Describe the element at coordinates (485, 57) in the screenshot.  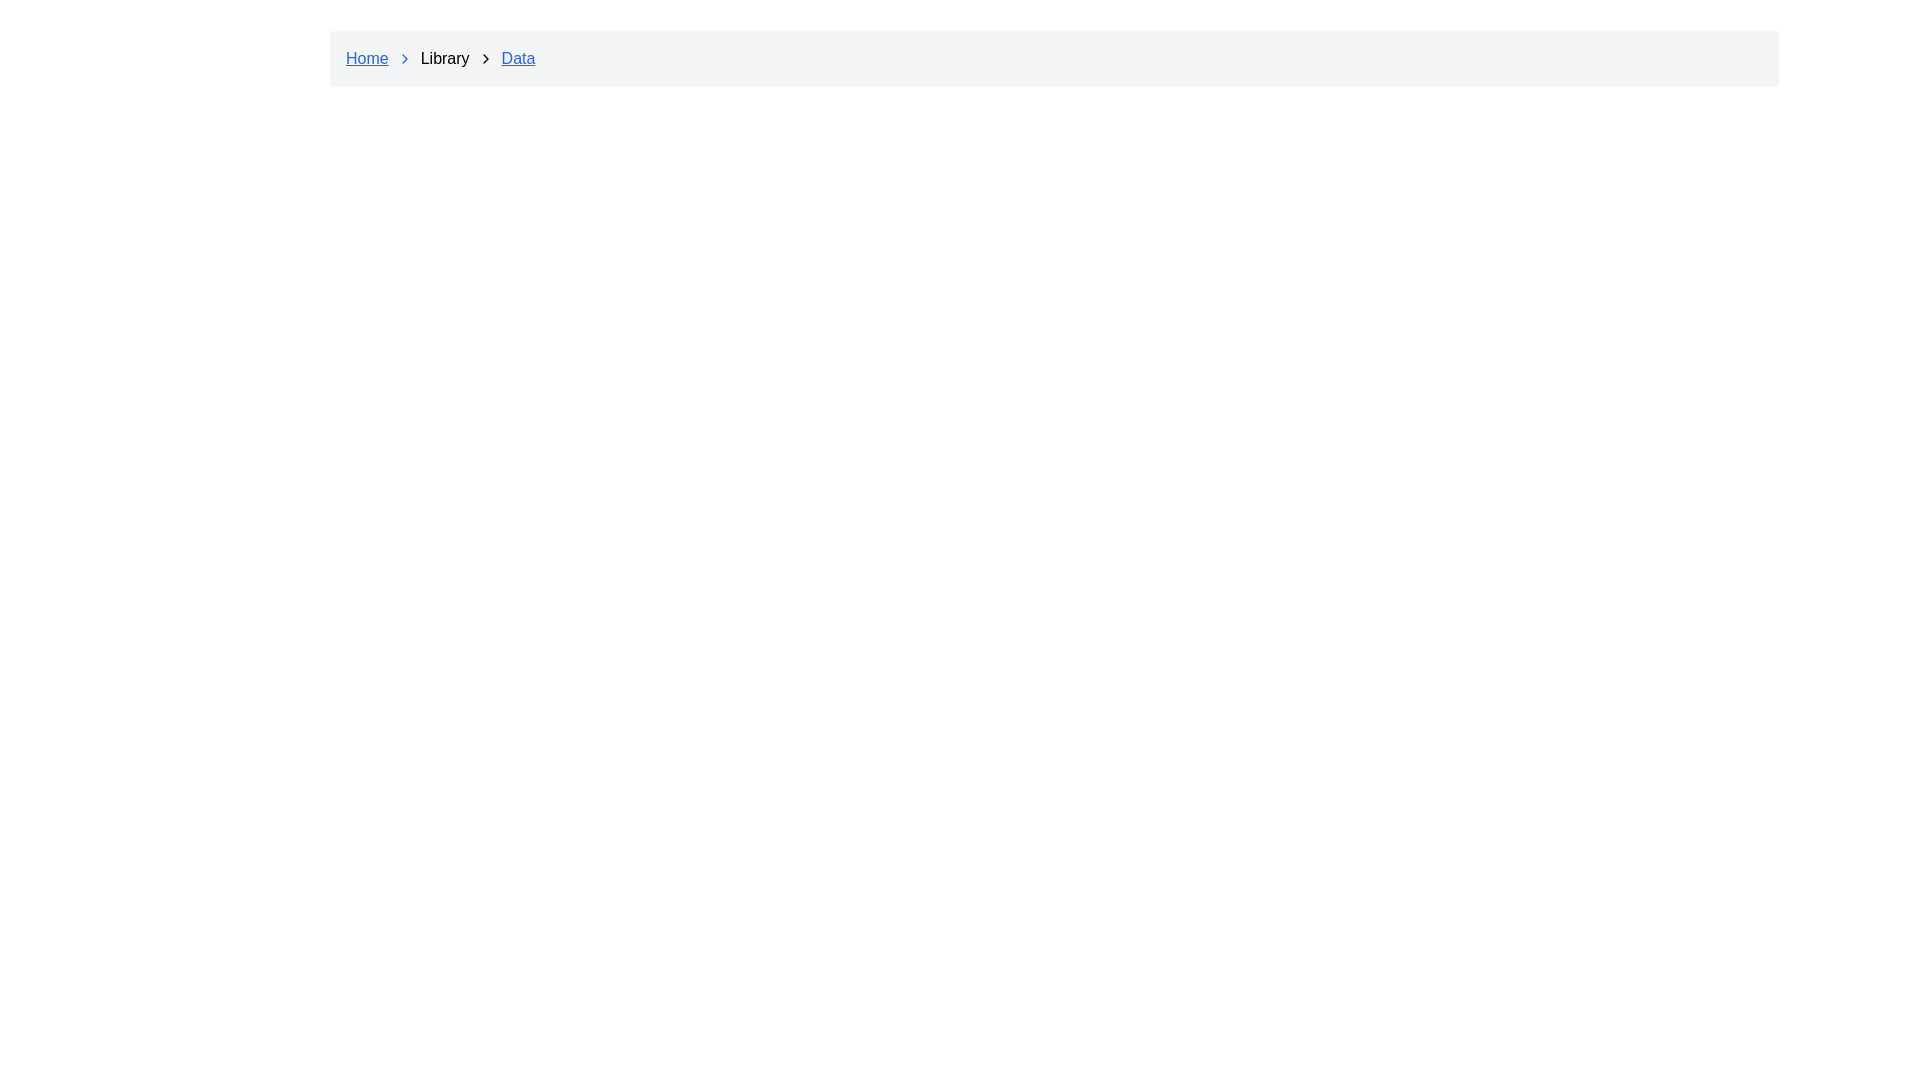
I see `the right-facing chevron arrow icon located immediately to the right of the 'Library' text in the navigation area` at that location.